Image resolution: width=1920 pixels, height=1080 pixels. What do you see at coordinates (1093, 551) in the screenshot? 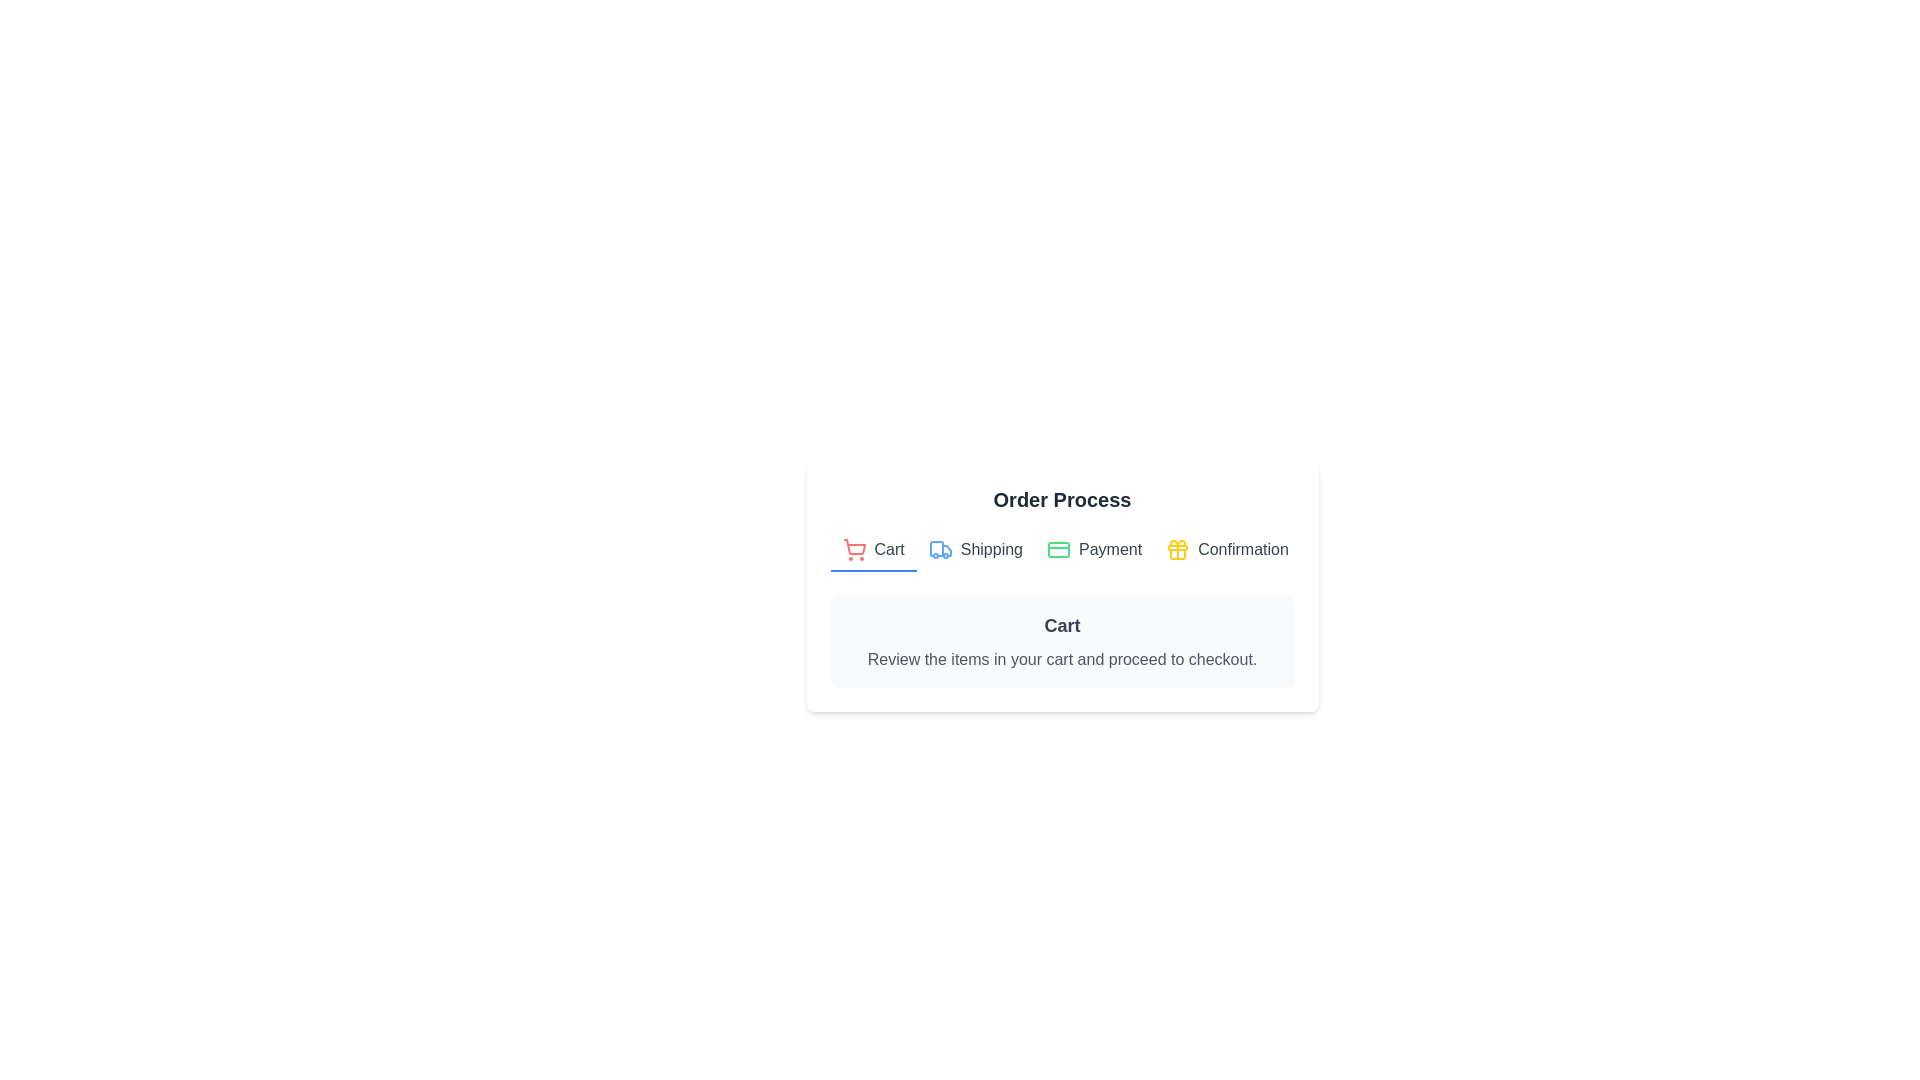
I see `the Payment tab to navigate to the corresponding step` at bounding box center [1093, 551].